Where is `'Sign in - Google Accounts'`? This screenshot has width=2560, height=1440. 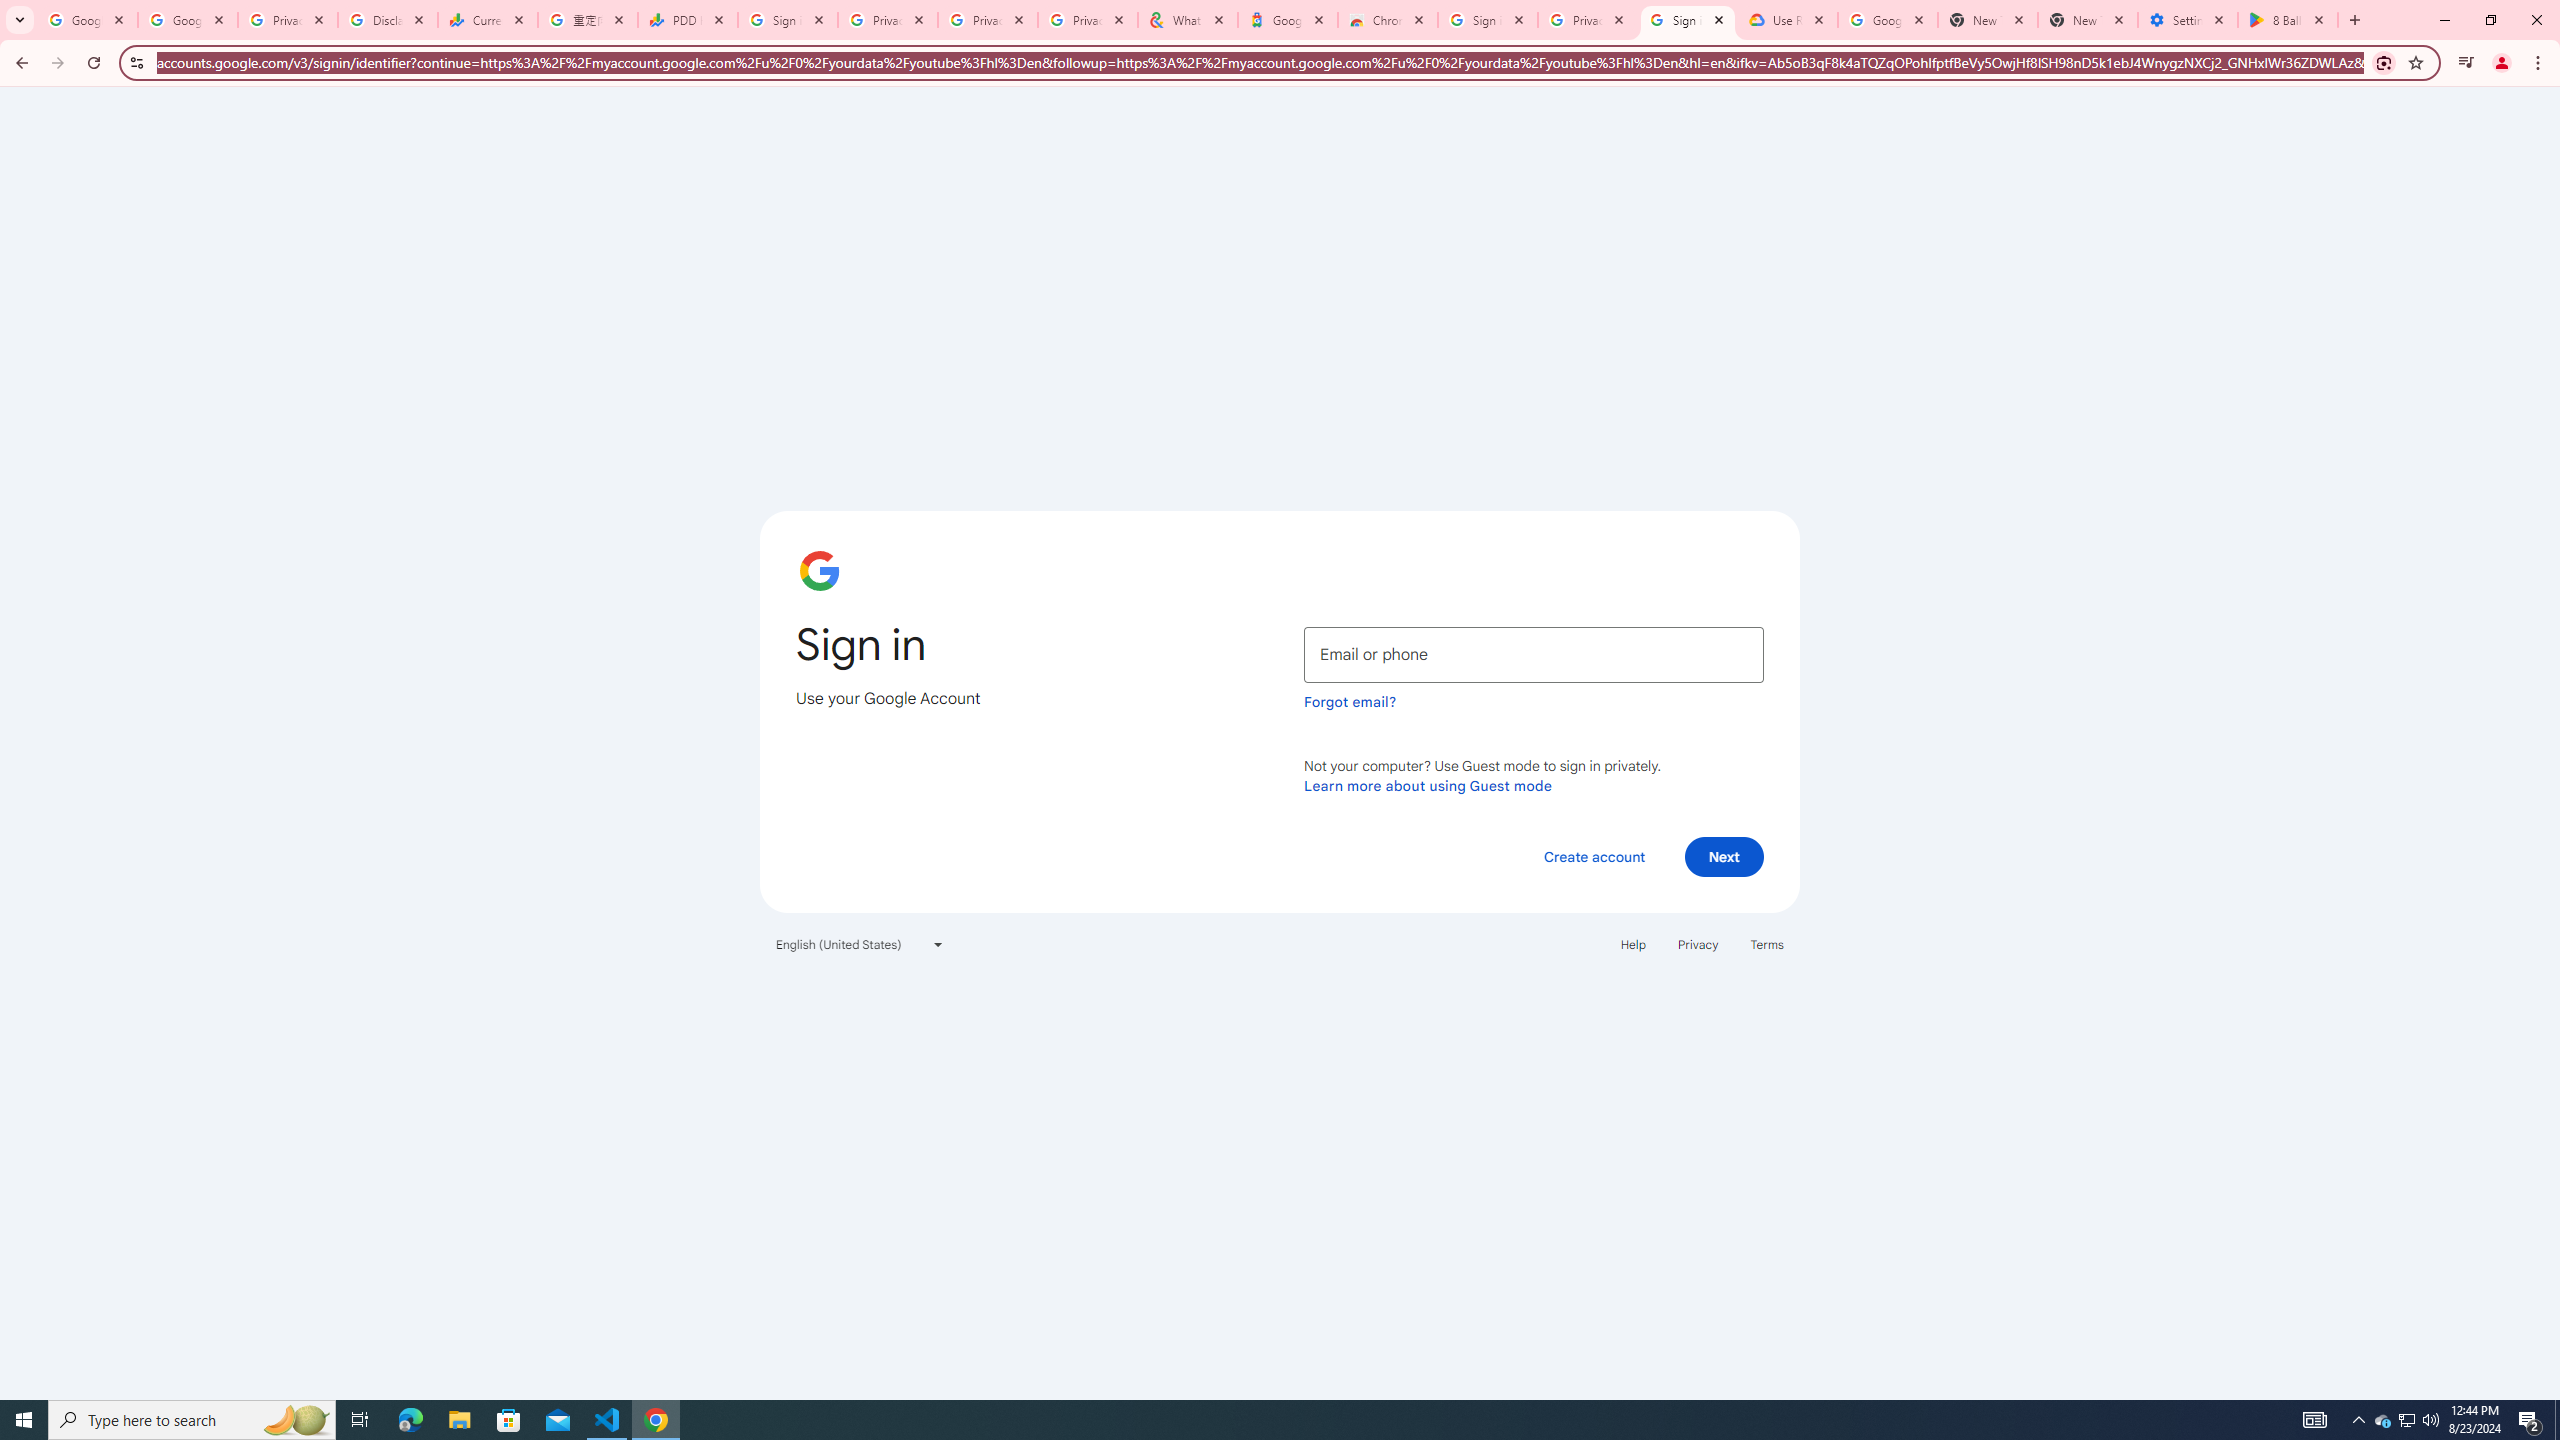
'Sign in - Google Accounts' is located at coordinates (1487, 19).